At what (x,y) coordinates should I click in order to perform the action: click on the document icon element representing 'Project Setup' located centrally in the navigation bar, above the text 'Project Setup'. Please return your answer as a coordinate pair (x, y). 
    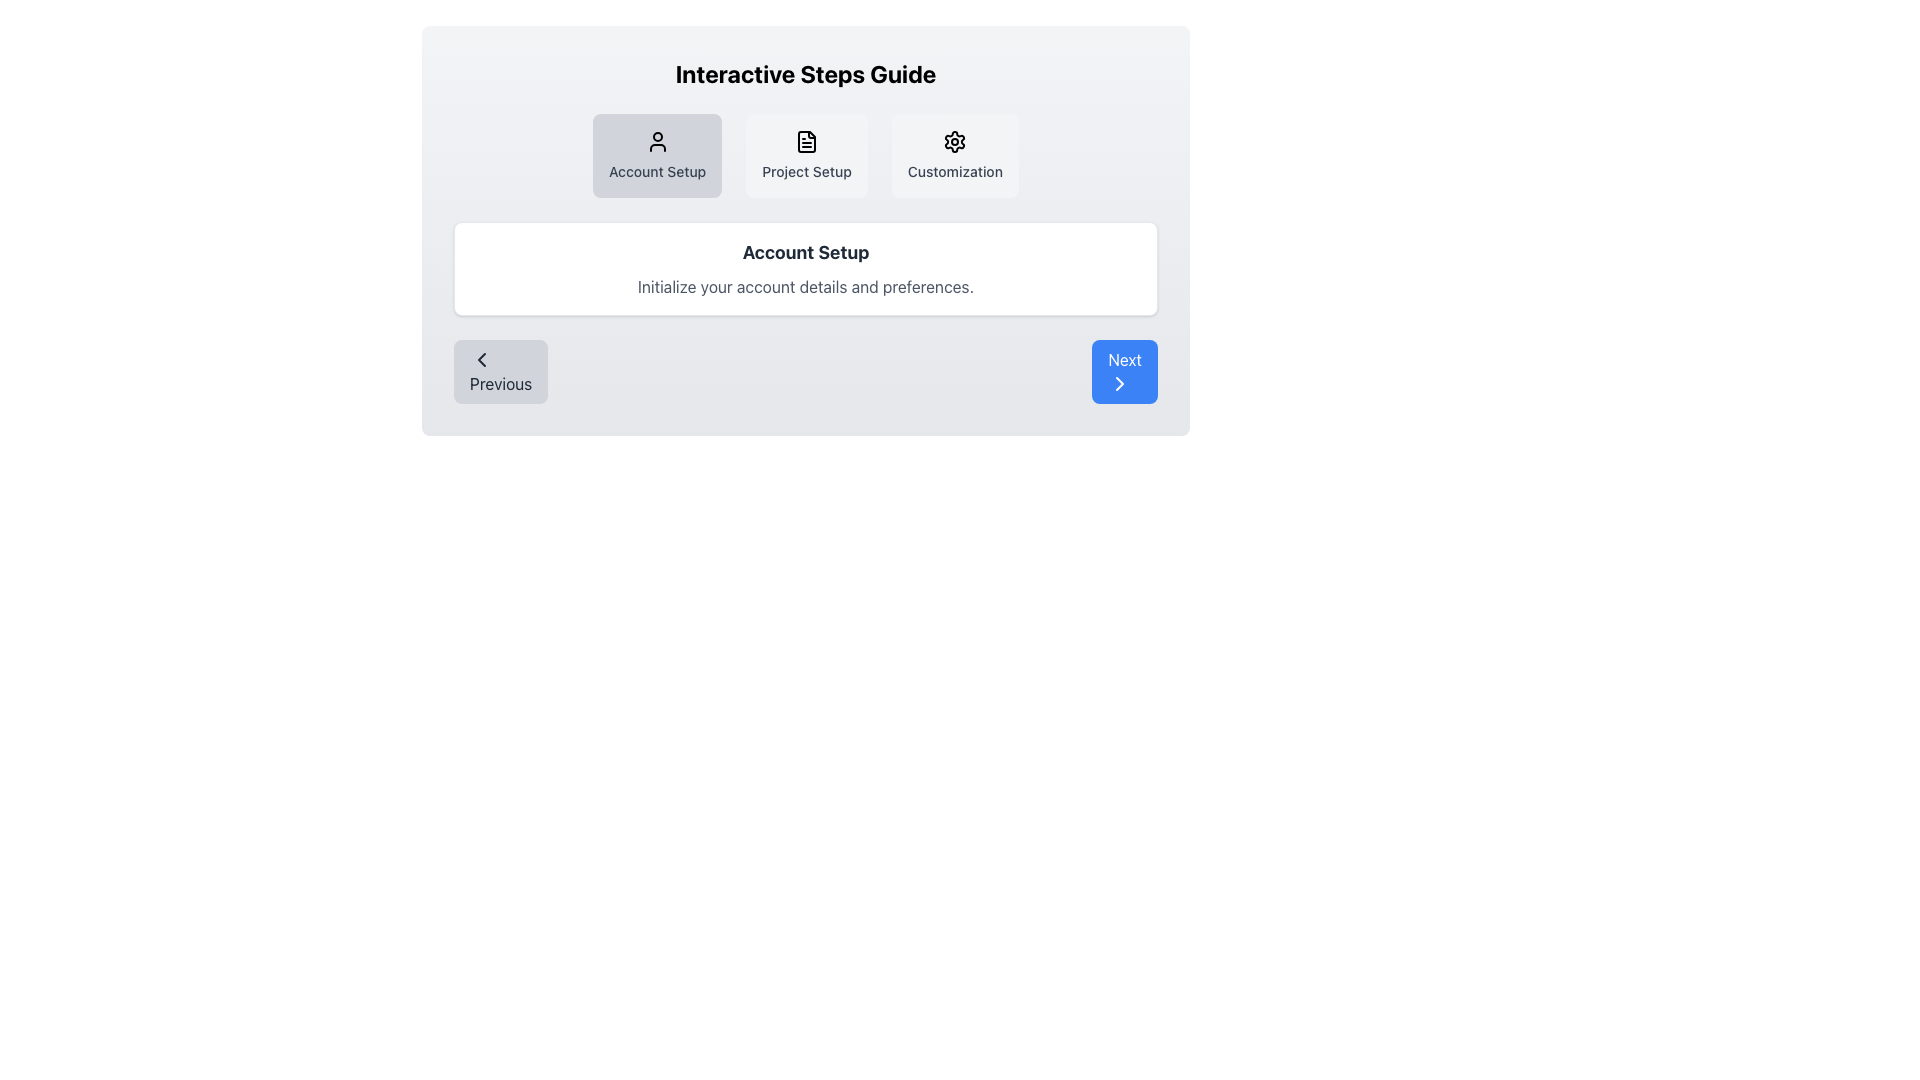
    Looking at the image, I should click on (806, 141).